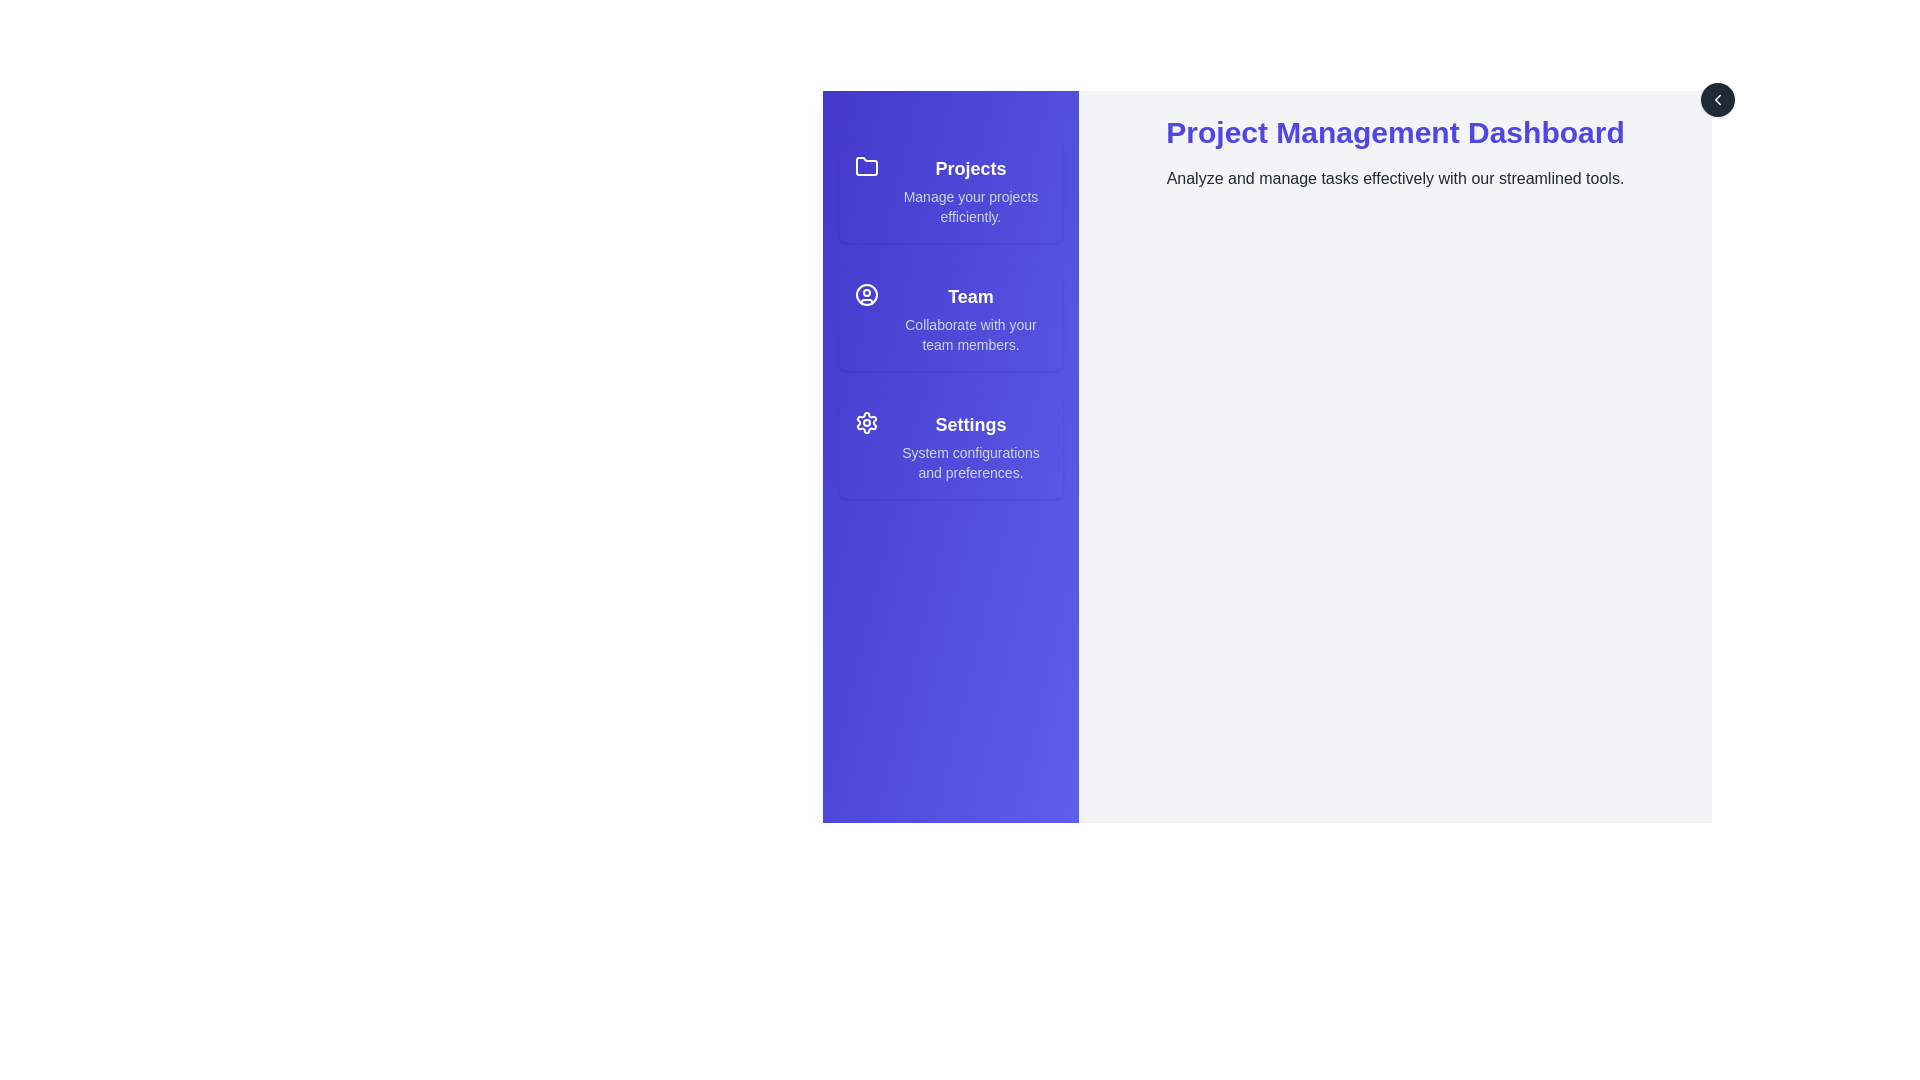 The width and height of the screenshot is (1920, 1080). Describe the element at coordinates (1717, 100) in the screenshot. I see `the toggle button to change the drawer's open state` at that location.